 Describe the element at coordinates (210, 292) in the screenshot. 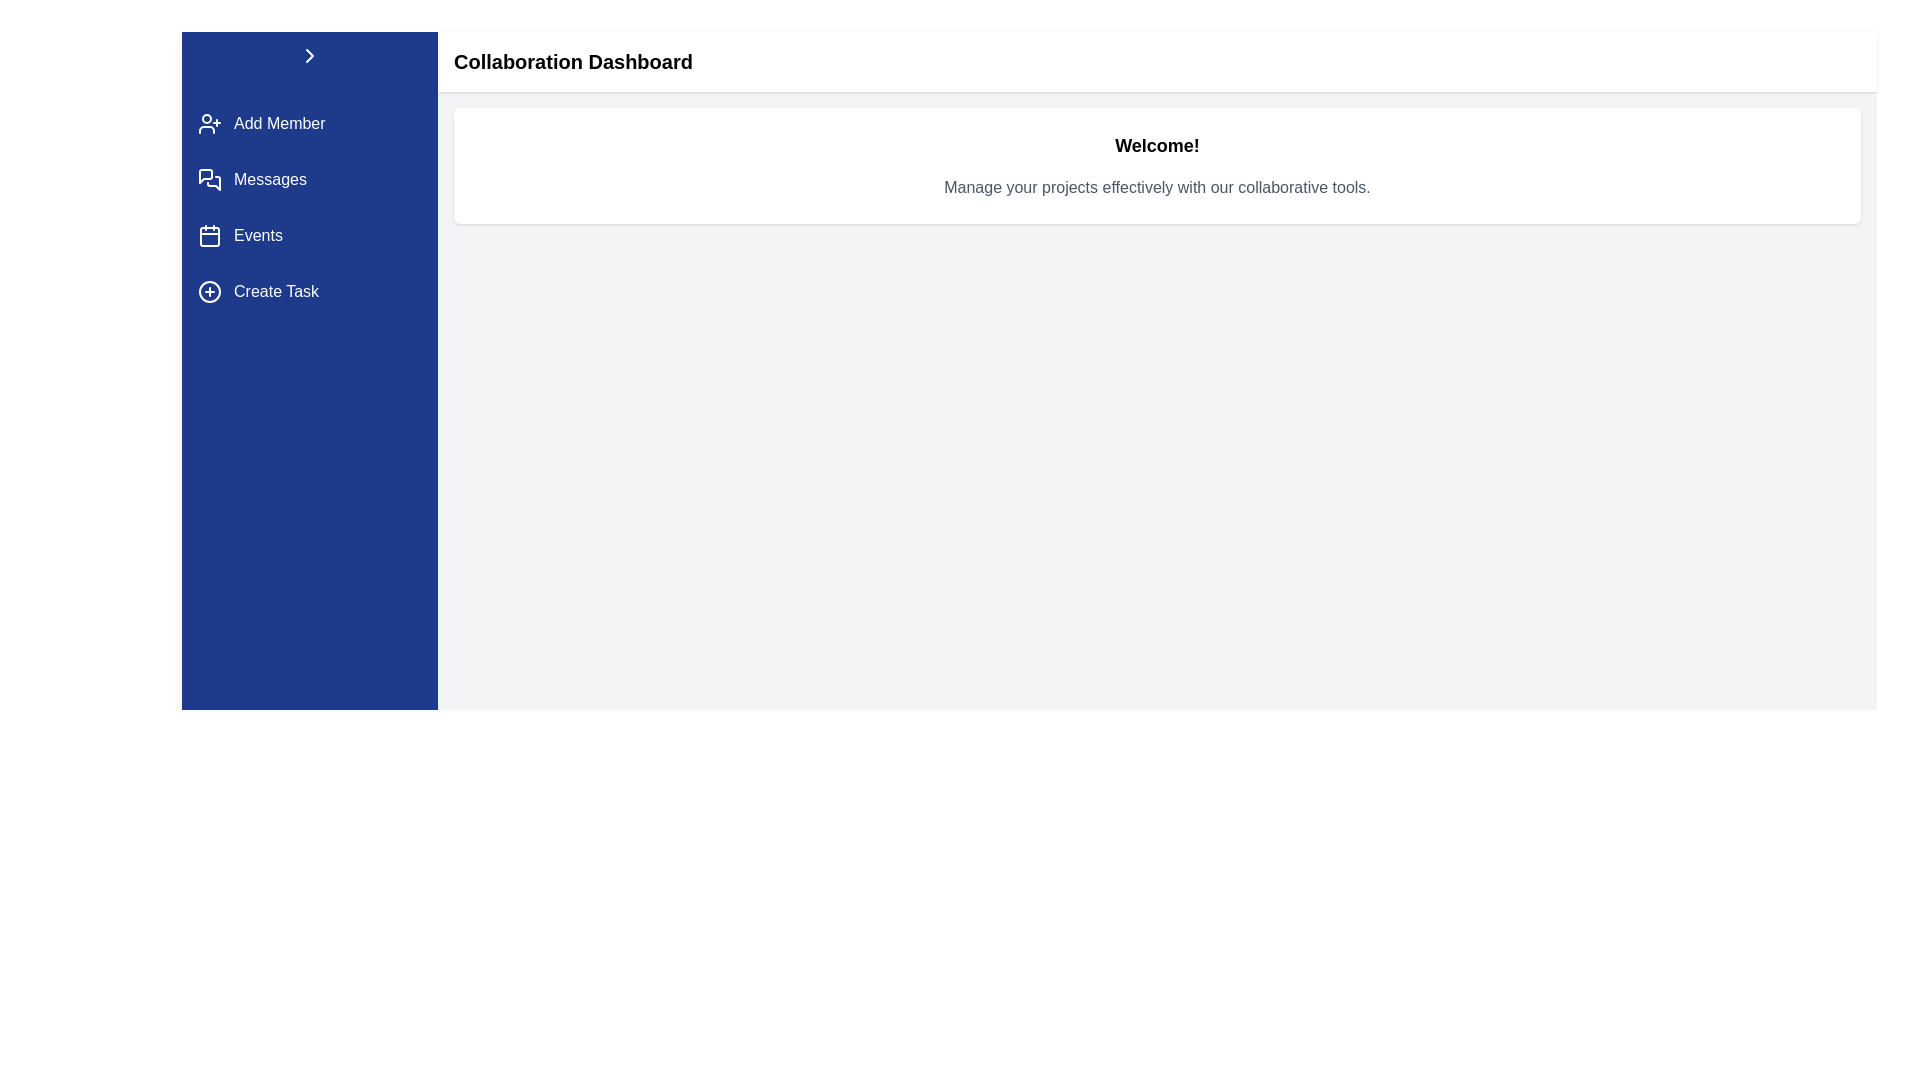

I see `the circular icon with a plus sign at the left side of the 'Create Task' button` at that location.